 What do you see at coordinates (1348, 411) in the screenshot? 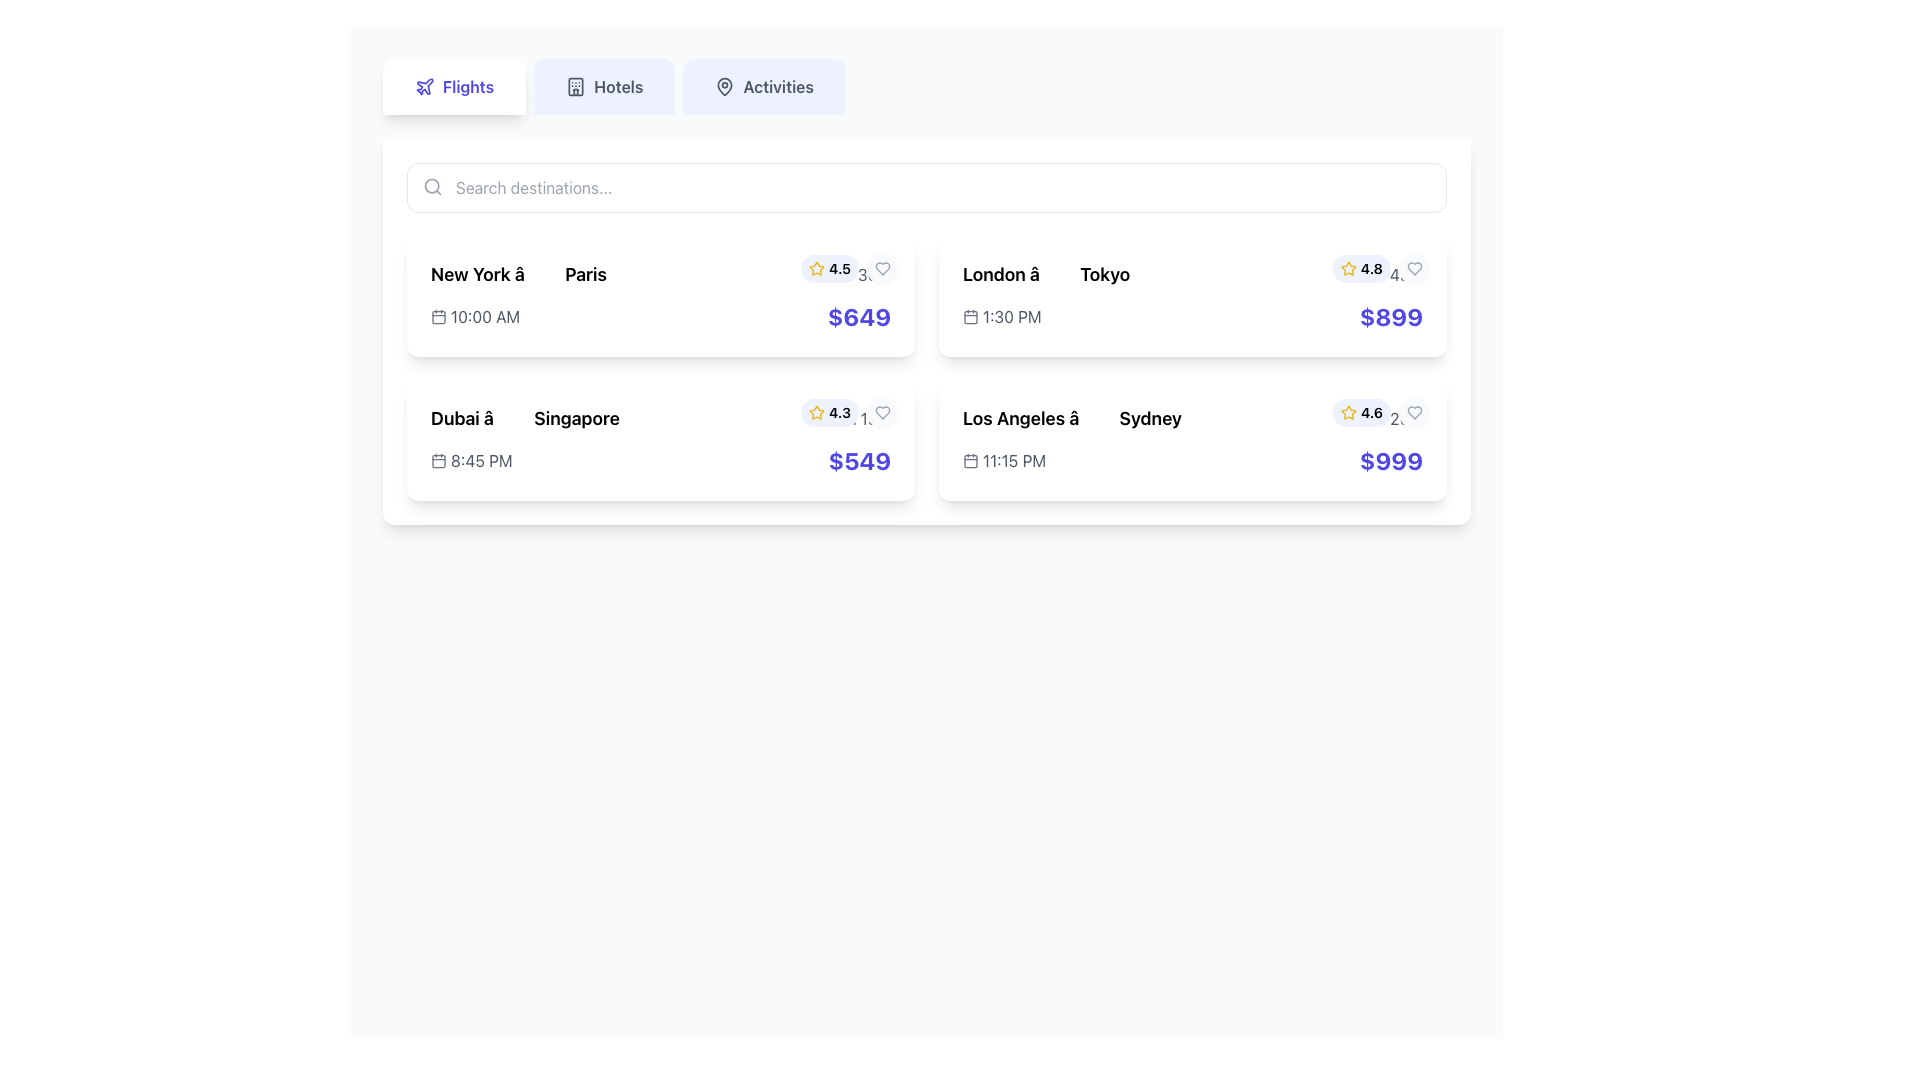
I see `the associated details by clicking on the star icon that represents the rating score of '4.6' in the bottom-right card of the interface` at bounding box center [1348, 411].